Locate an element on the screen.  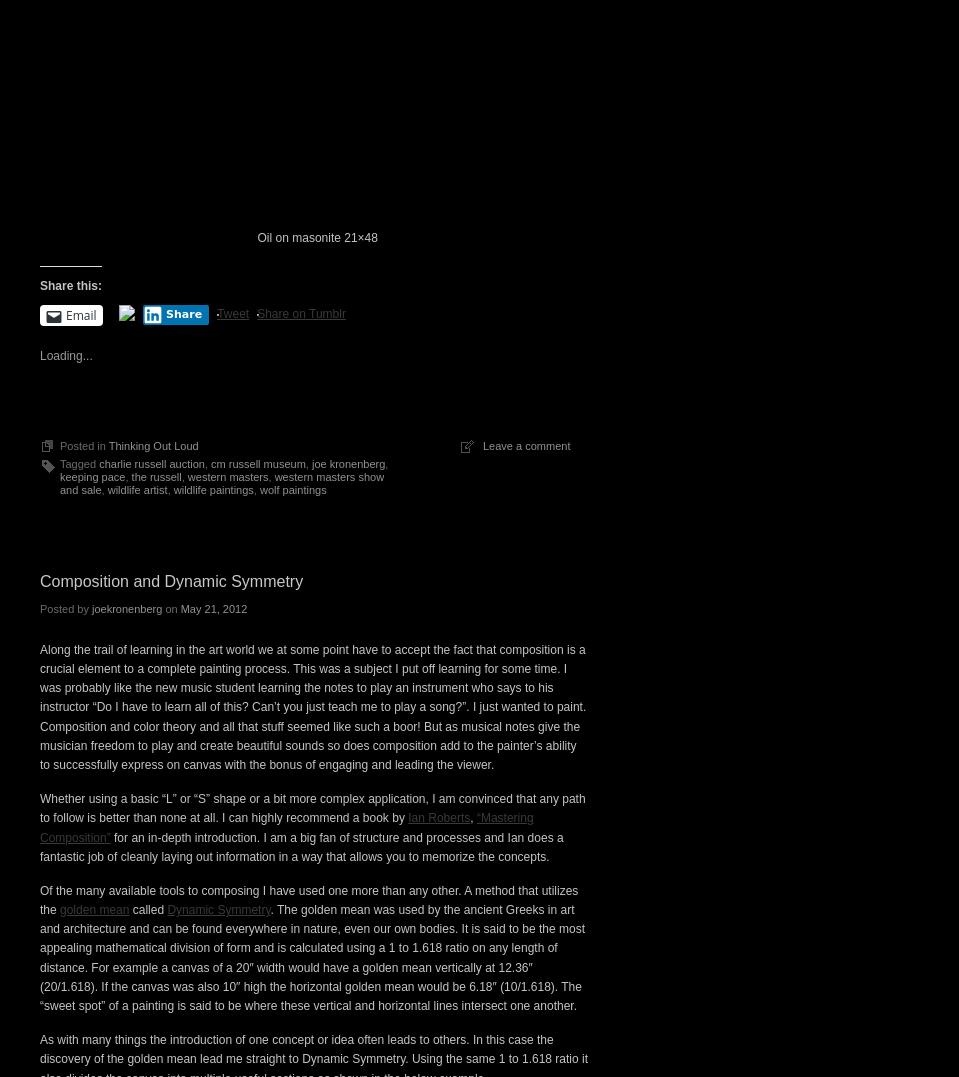
'“Keeping Pace” will be included in the “Off the Wall” sale at the' is located at coordinates (204, 161).